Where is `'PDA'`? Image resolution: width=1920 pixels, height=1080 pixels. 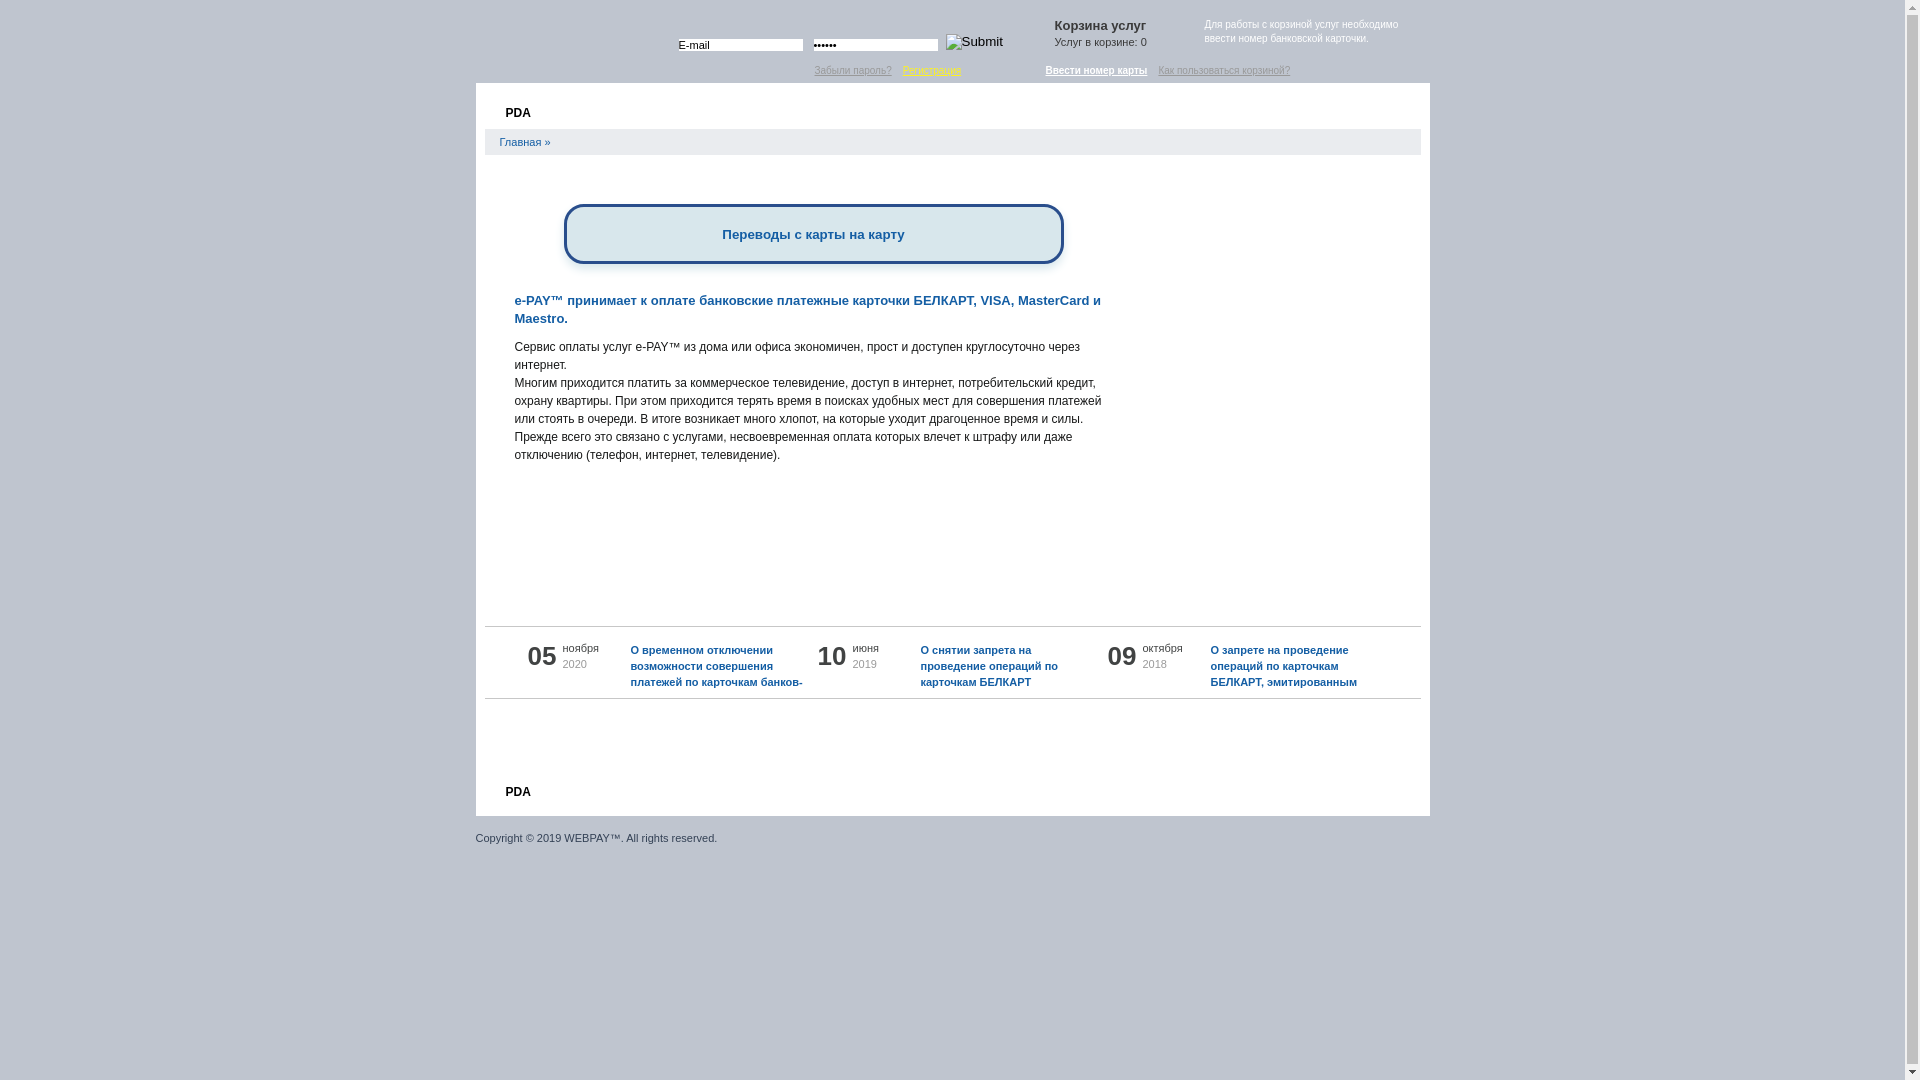 'PDA' is located at coordinates (516, 788).